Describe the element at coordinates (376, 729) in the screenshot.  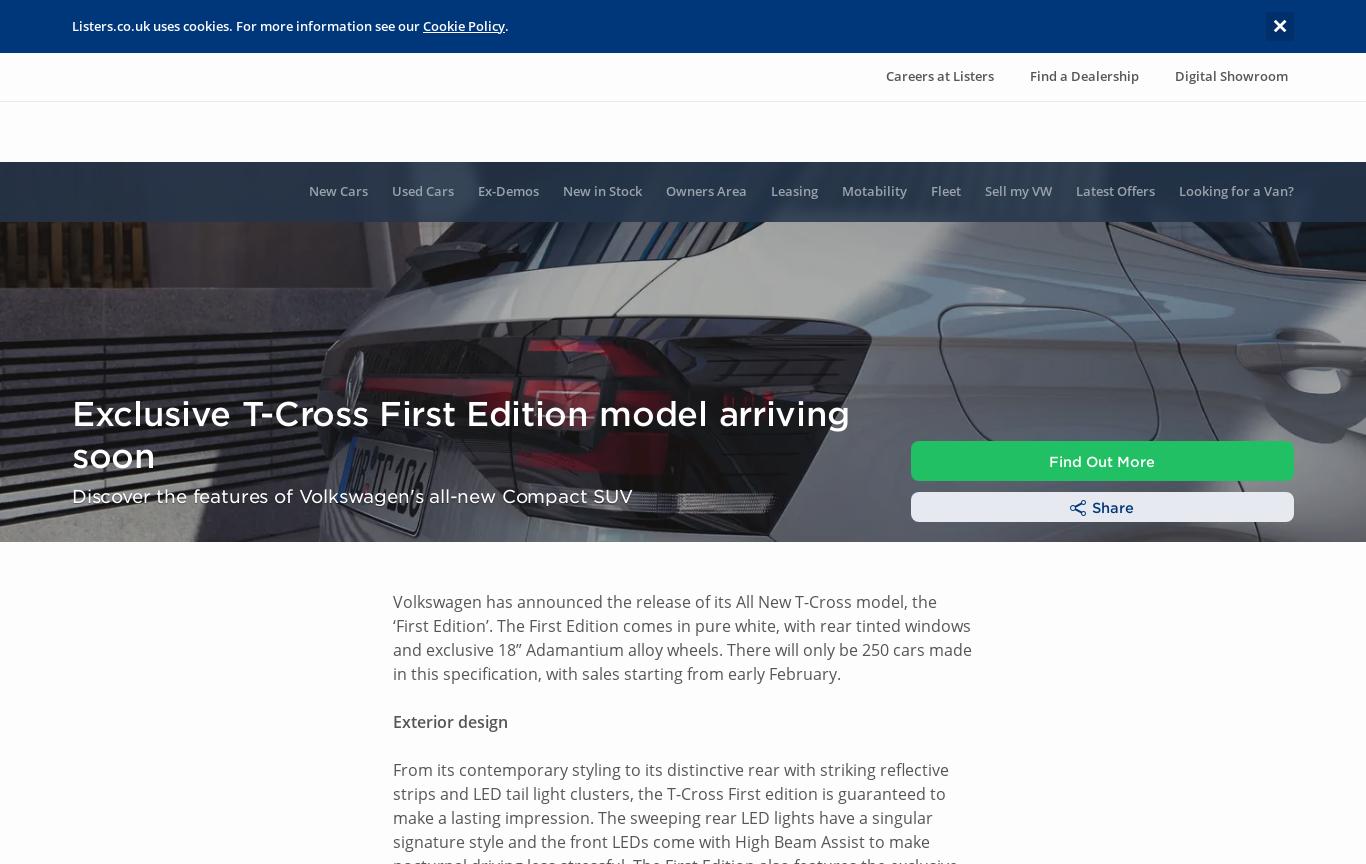
I see `'Worcestershire'` at that location.